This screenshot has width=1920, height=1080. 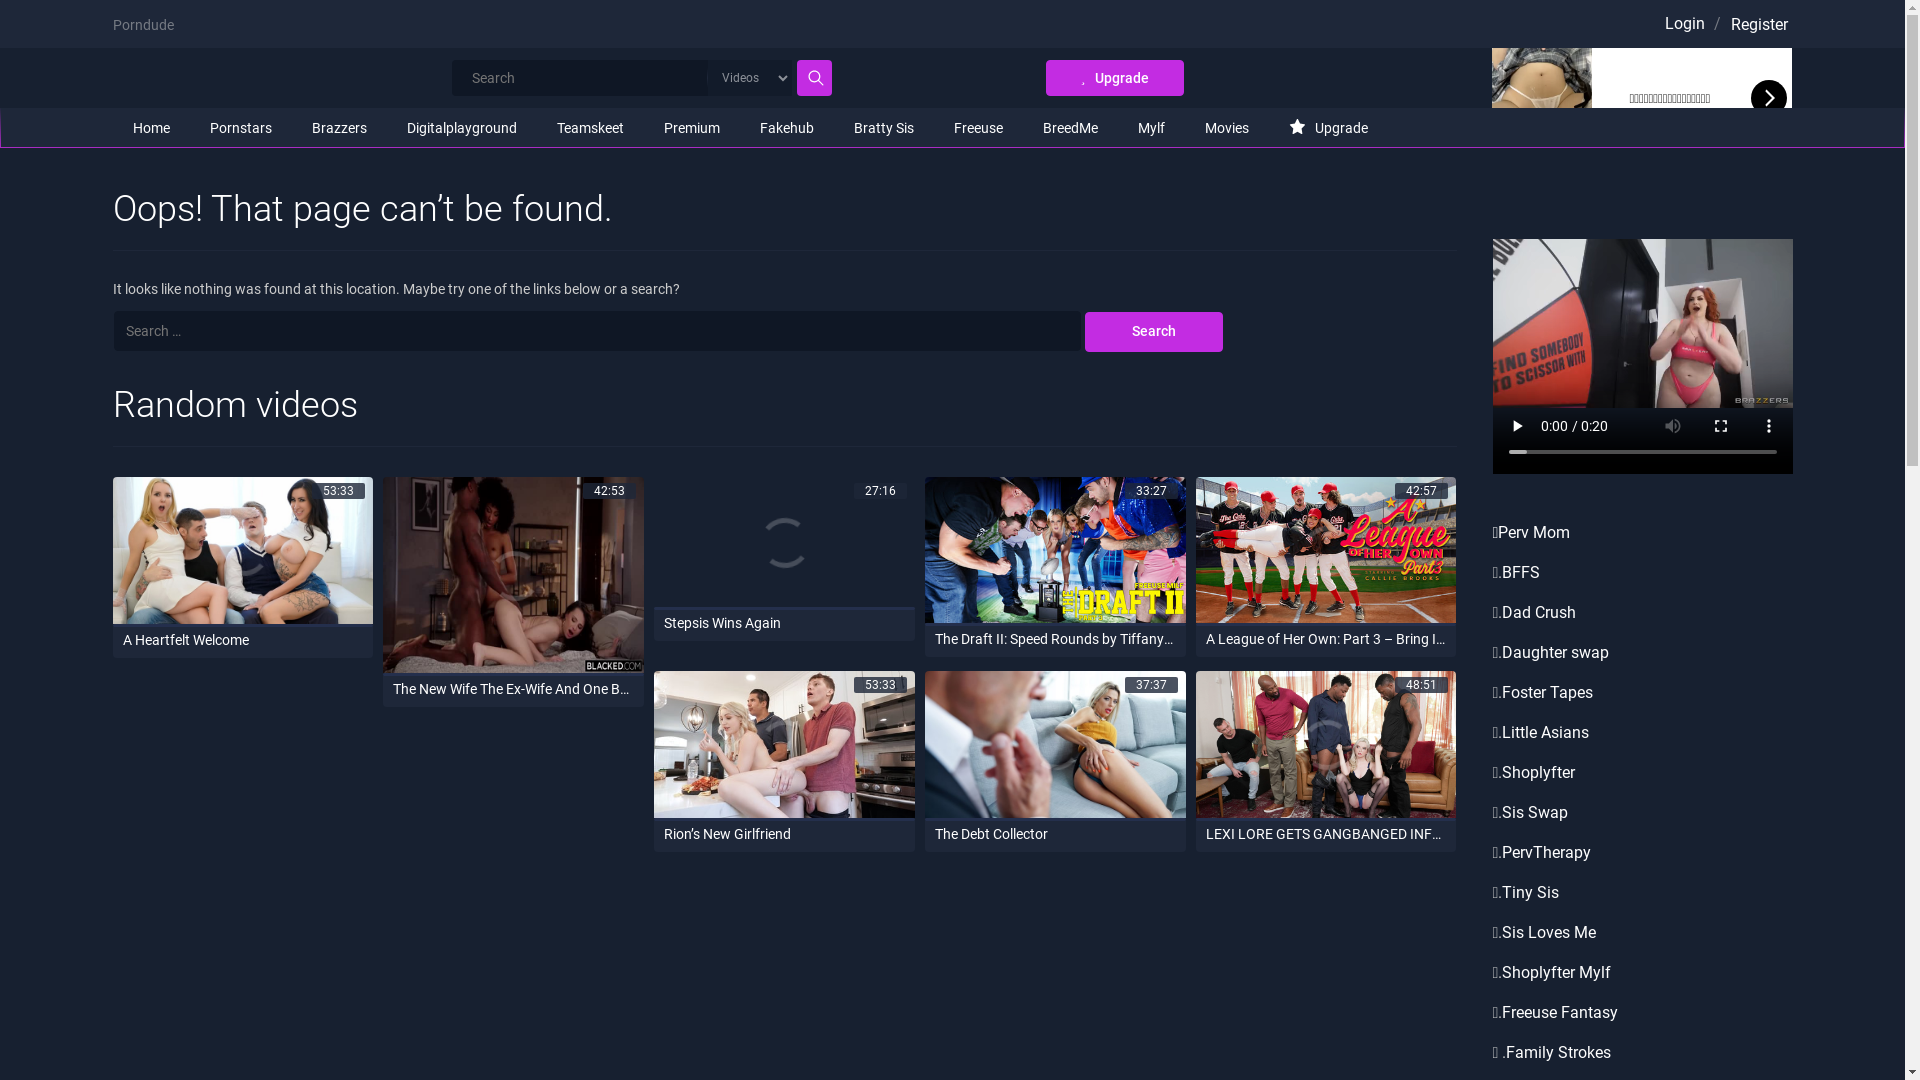 I want to click on '33:27', so click(x=1054, y=551).